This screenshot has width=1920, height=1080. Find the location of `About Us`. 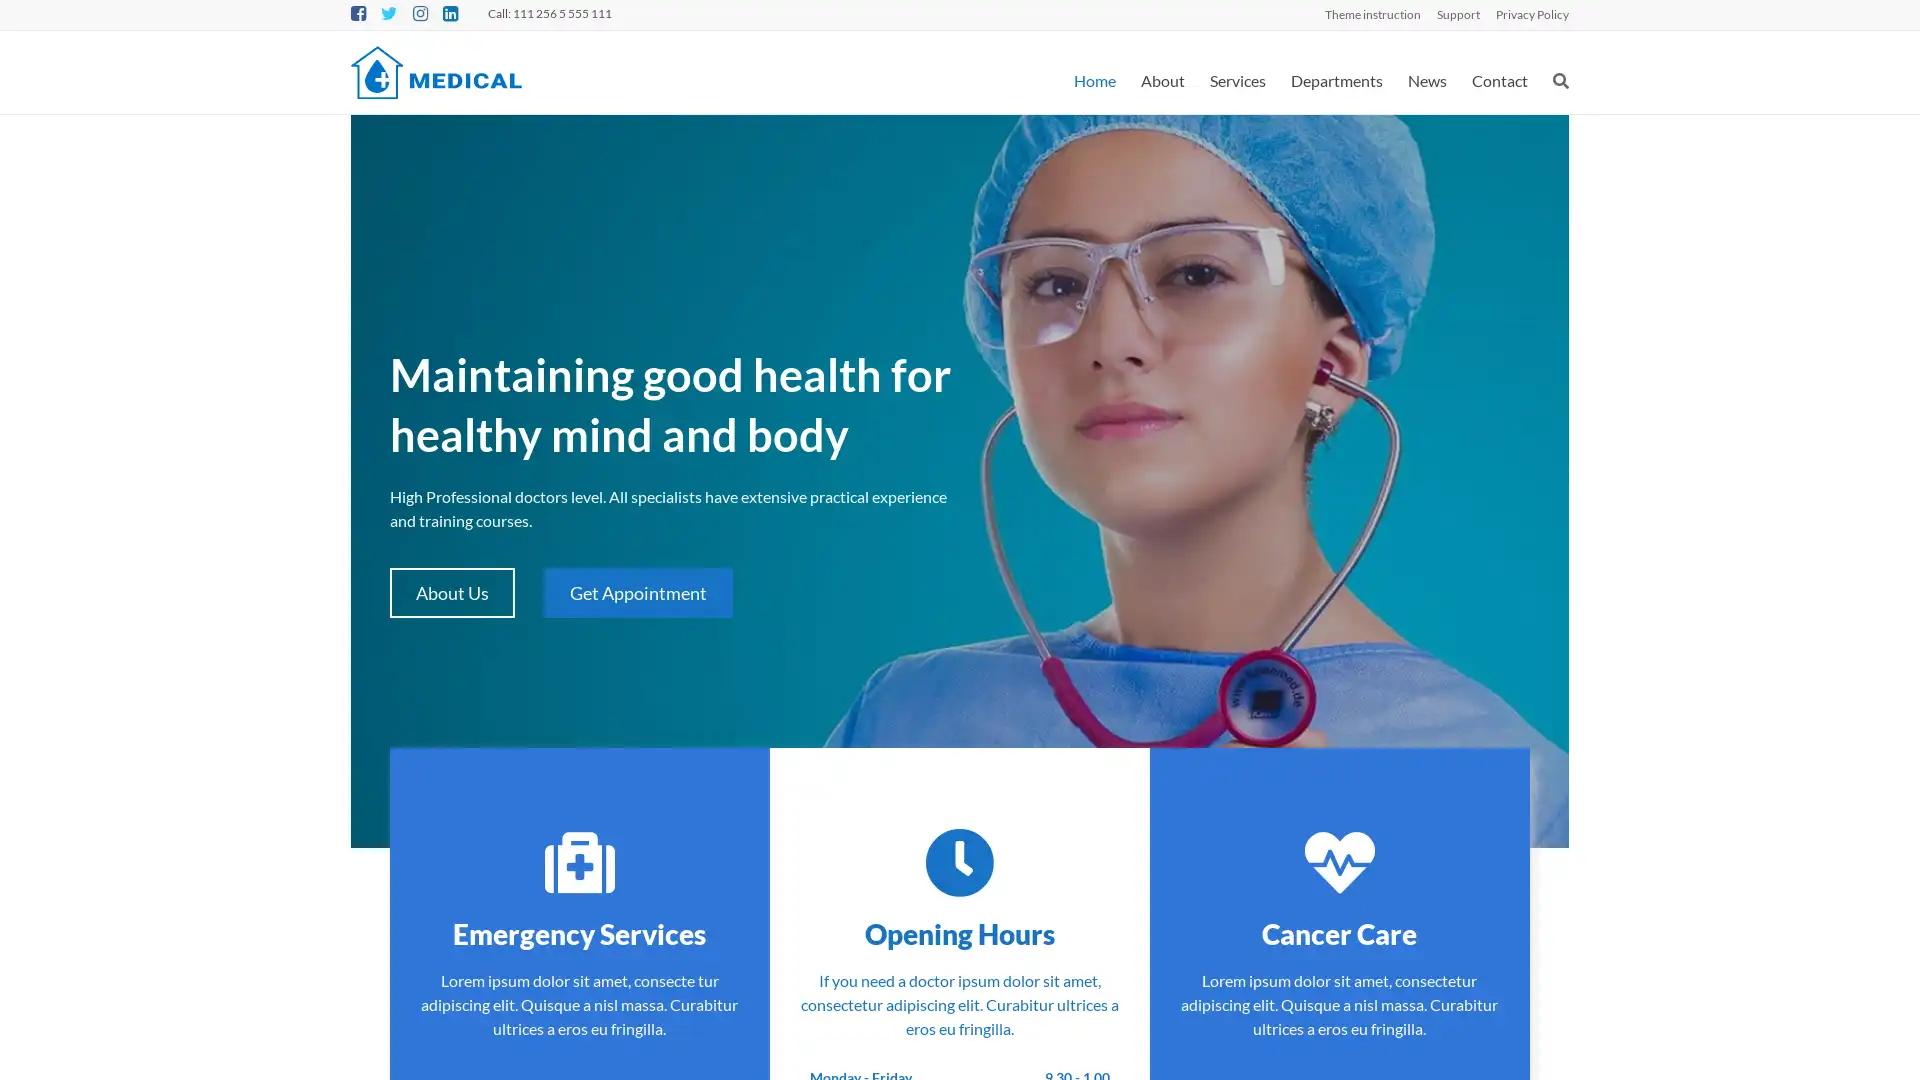

About Us is located at coordinates (451, 592).